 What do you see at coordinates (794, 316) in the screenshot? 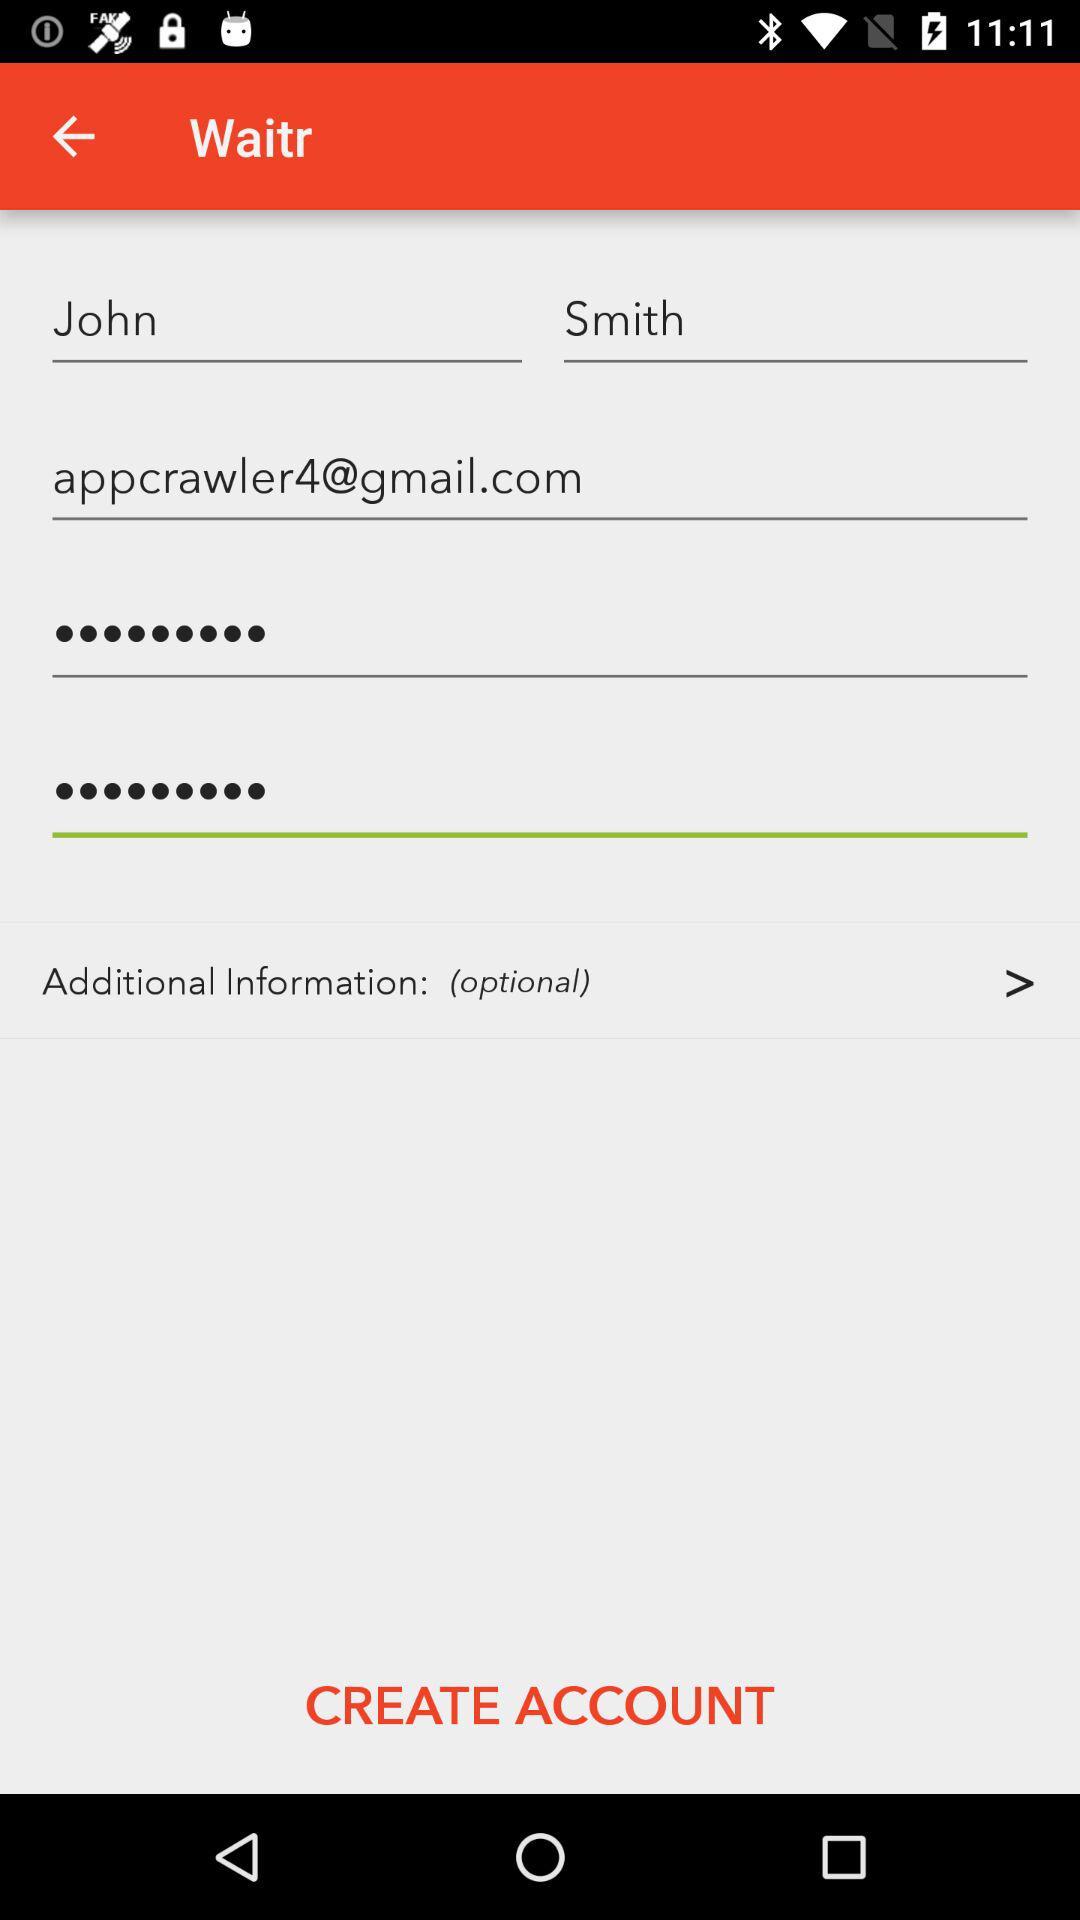
I see `item next to john` at bounding box center [794, 316].